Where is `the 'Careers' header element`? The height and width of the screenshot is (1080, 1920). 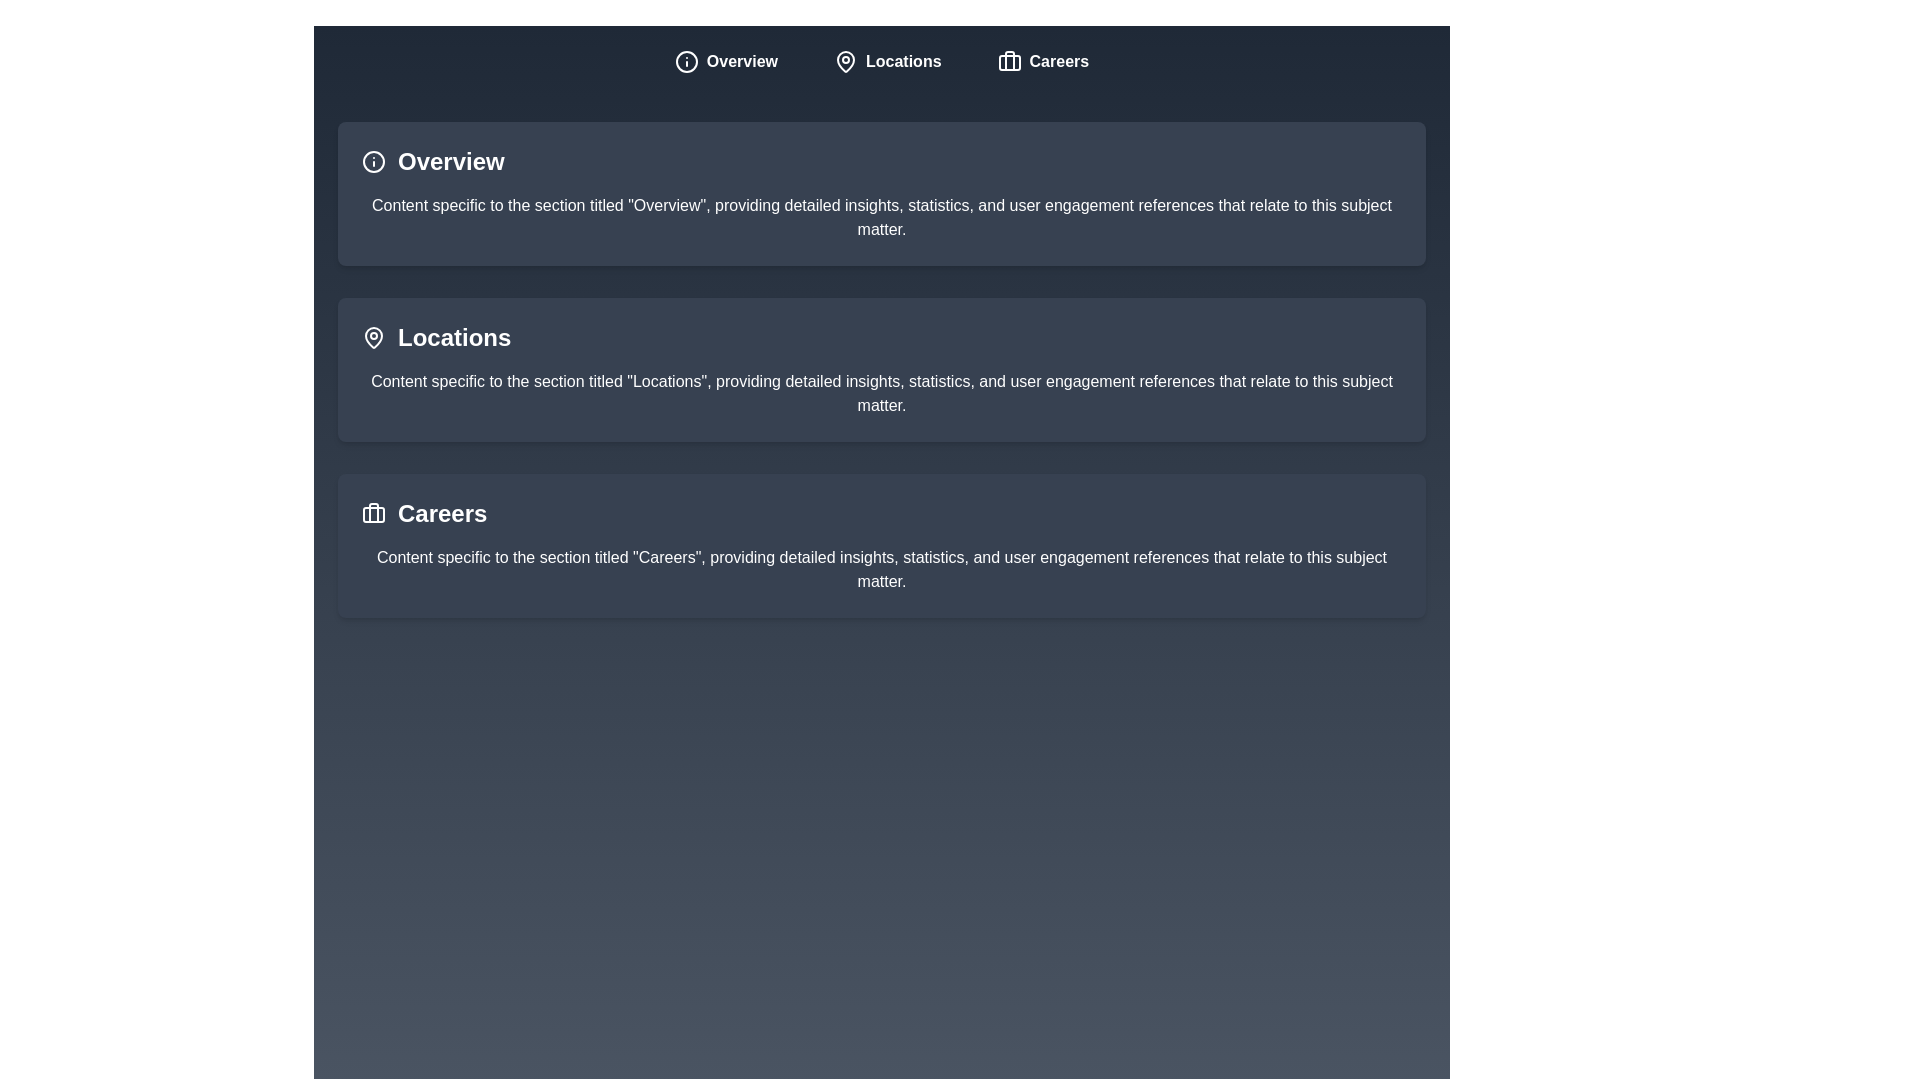
the 'Careers' header element is located at coordinates (441, 512).